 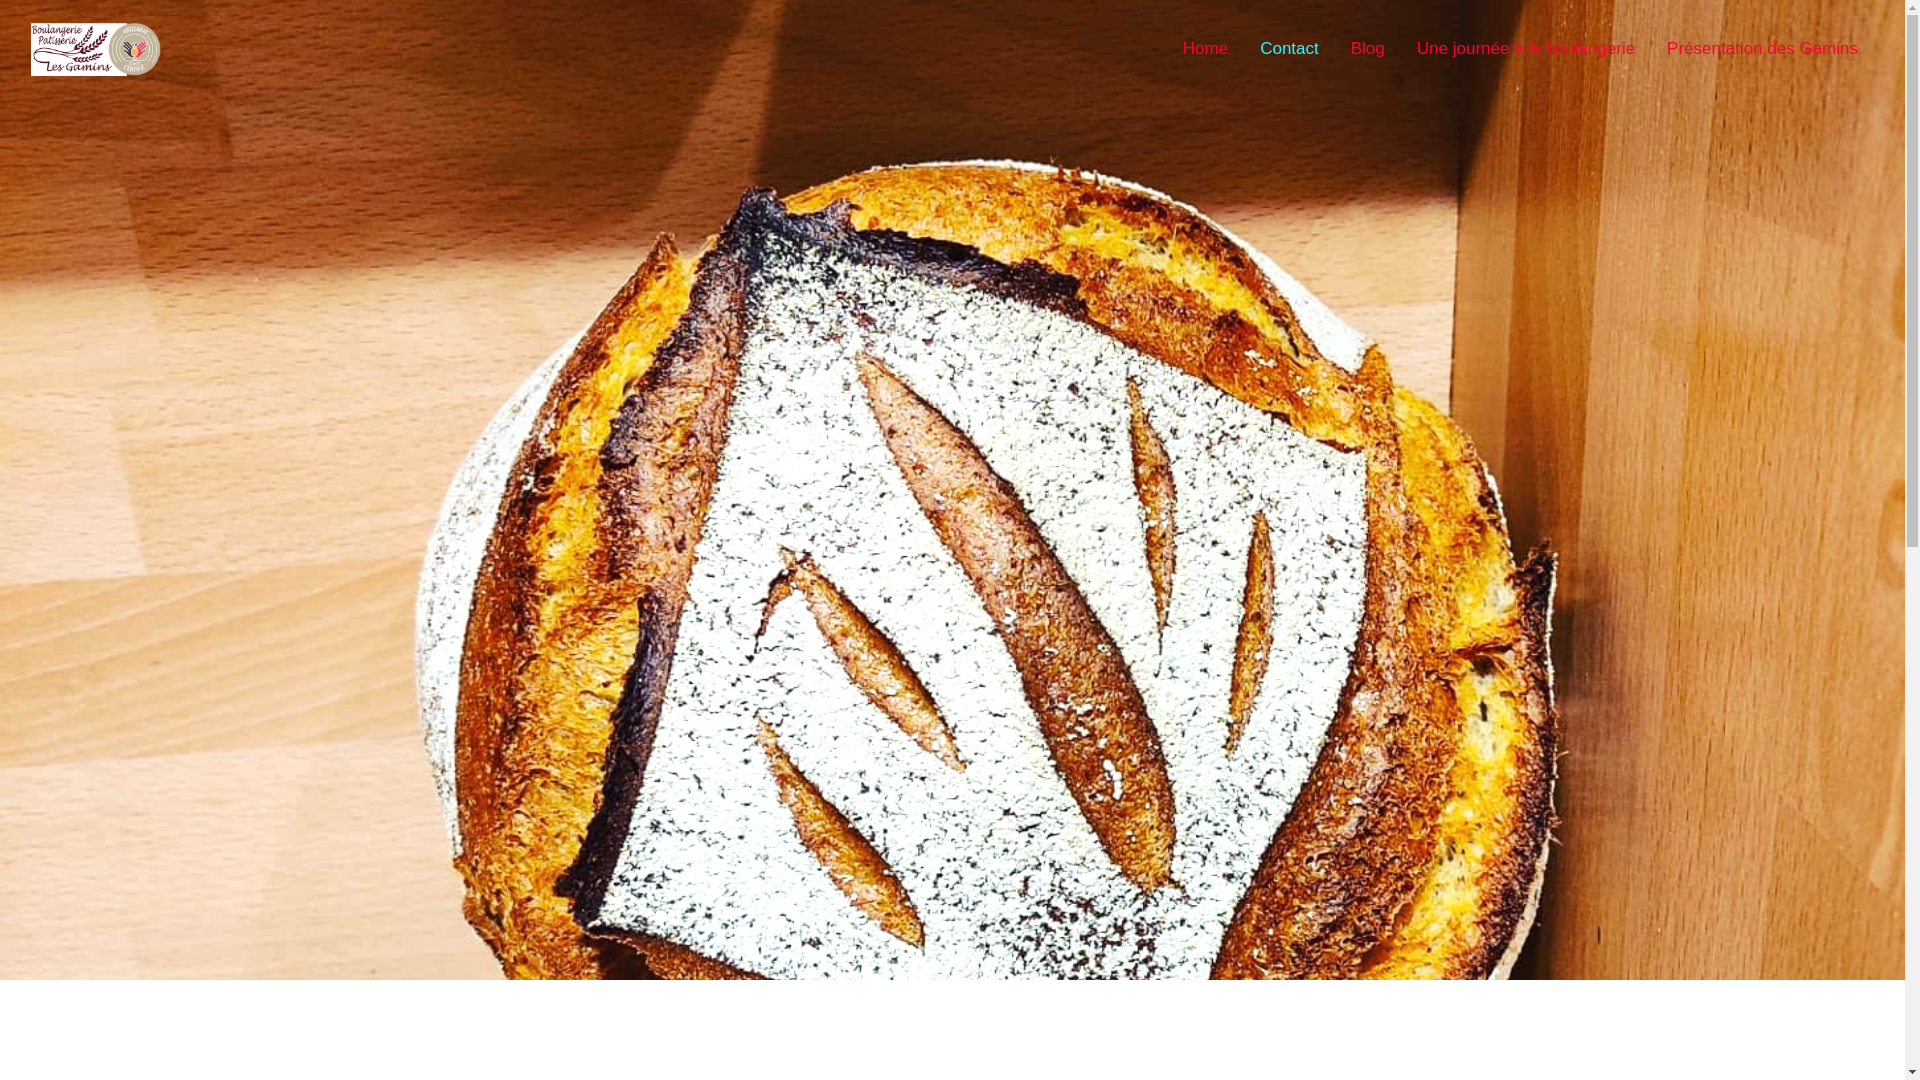 What do you see at coordinates (1367, 48) in the screenshot?
I see `'Blog'` at bounding box center [1367, 48].